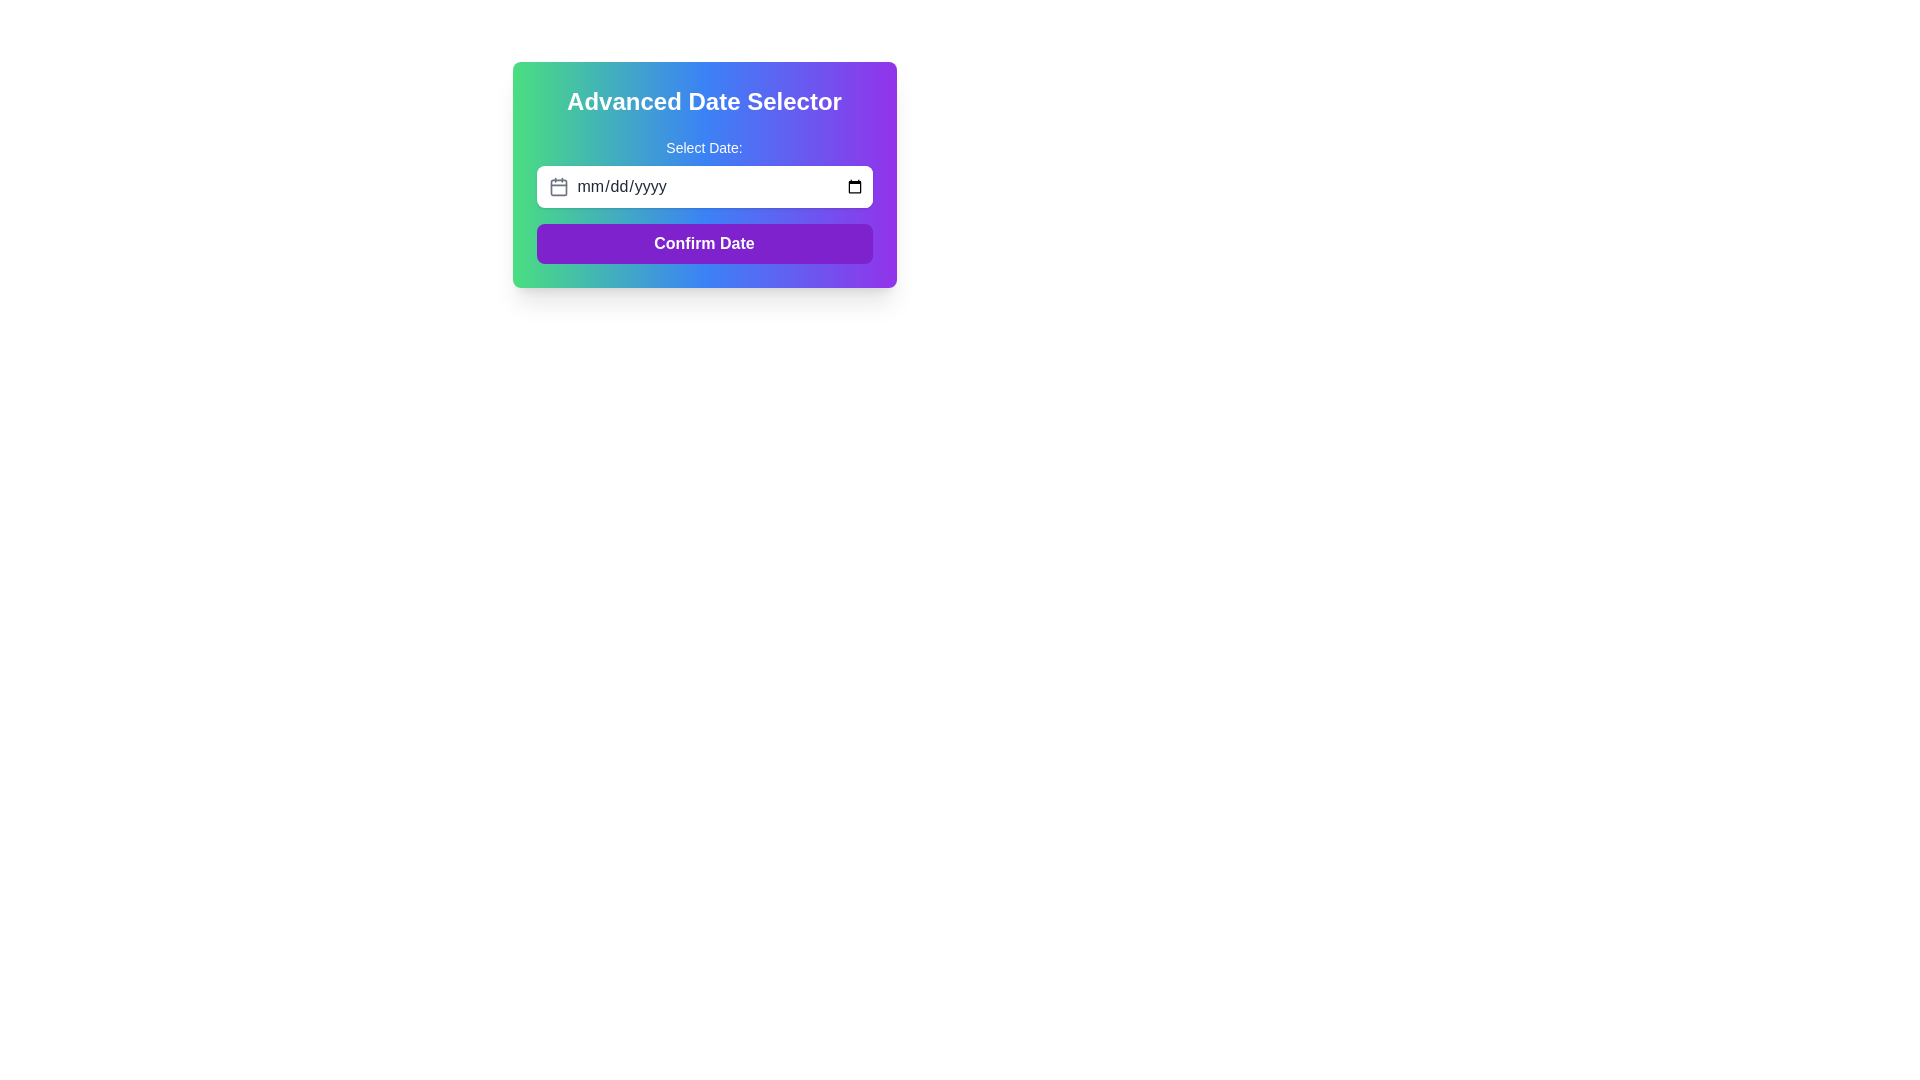 This screenshot has height=1080, width=1920. I want to click on the label with the text 'Select Date:', which is styled with a small, bold font and aligned left, located at the top of a rectangular card component, so click(704, 146).